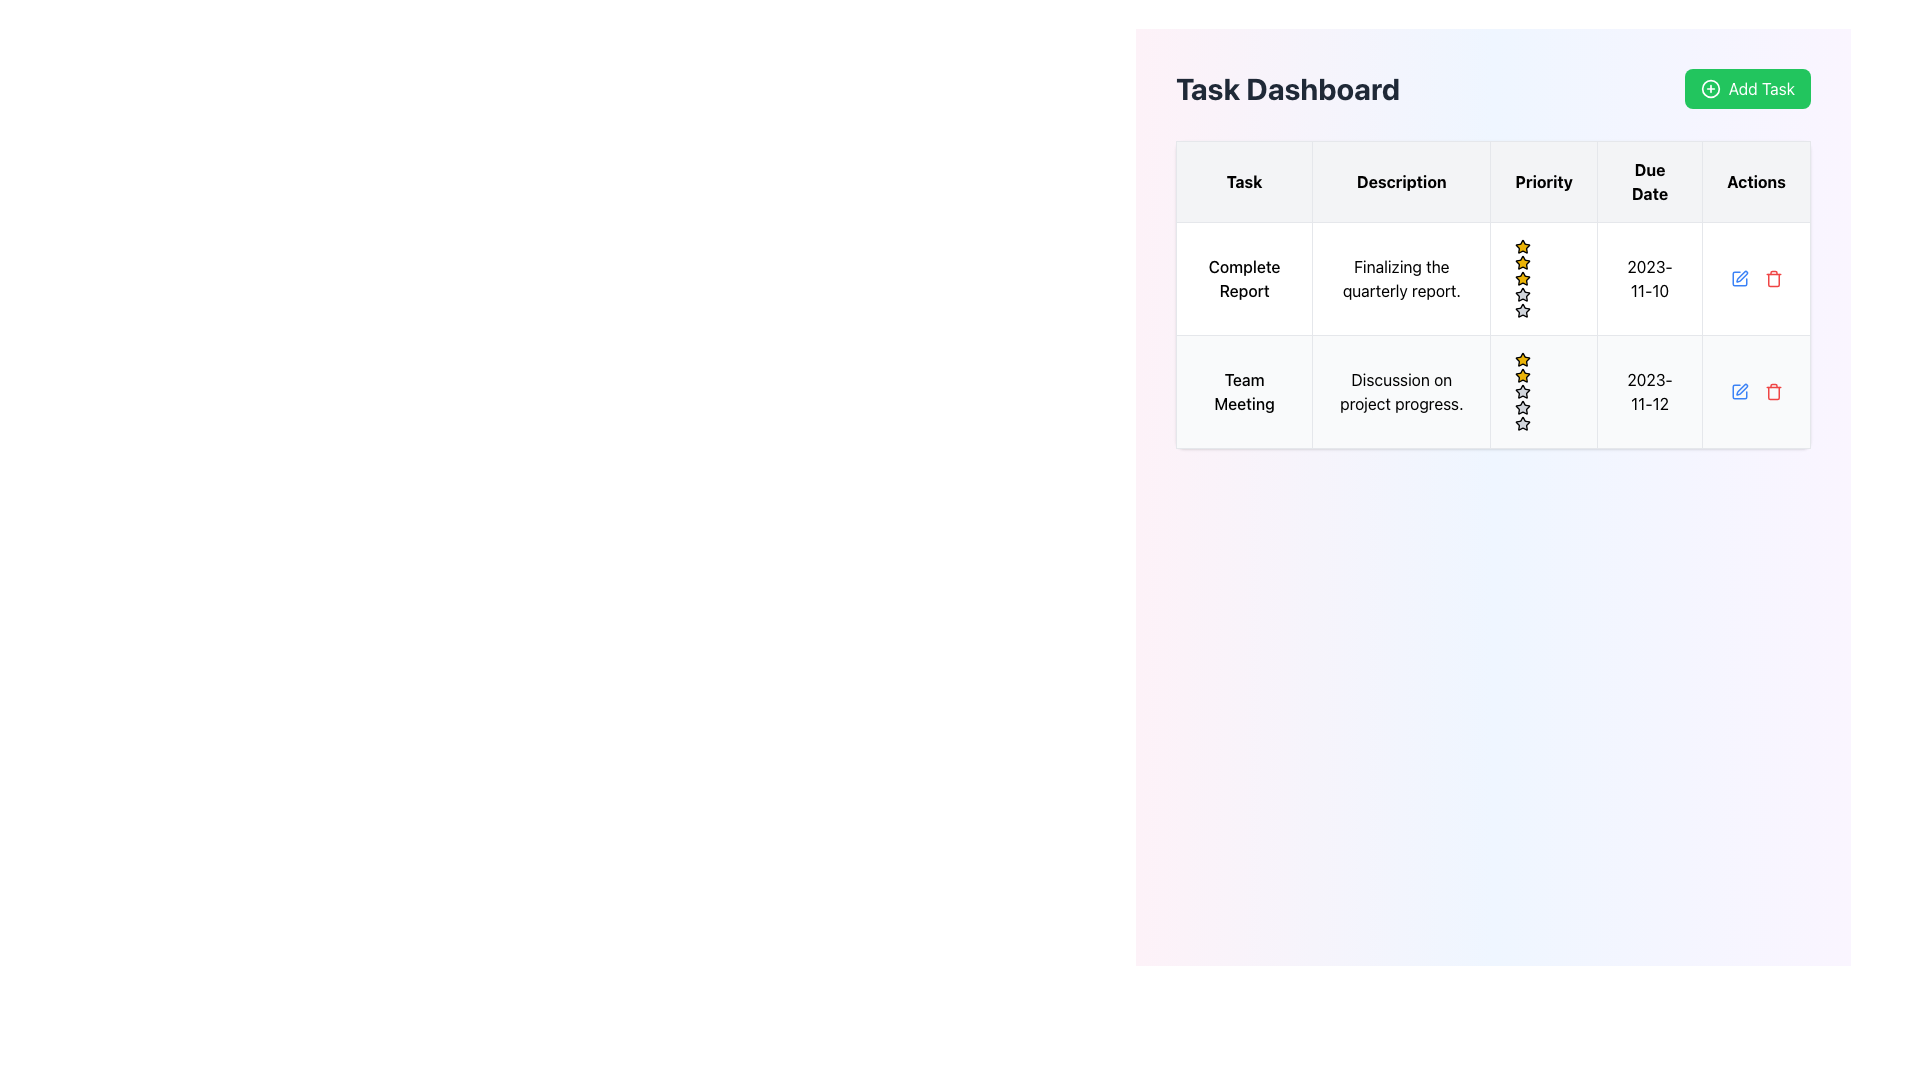 This screenshot has height=1080, width=1920. Describe the element at coordinates (1243, 392) in the screenshot. I see `text of the Text Display Element labeled 'Team Meeting' located in the second row of the 'Task' column in the task management dashboard` at that location.